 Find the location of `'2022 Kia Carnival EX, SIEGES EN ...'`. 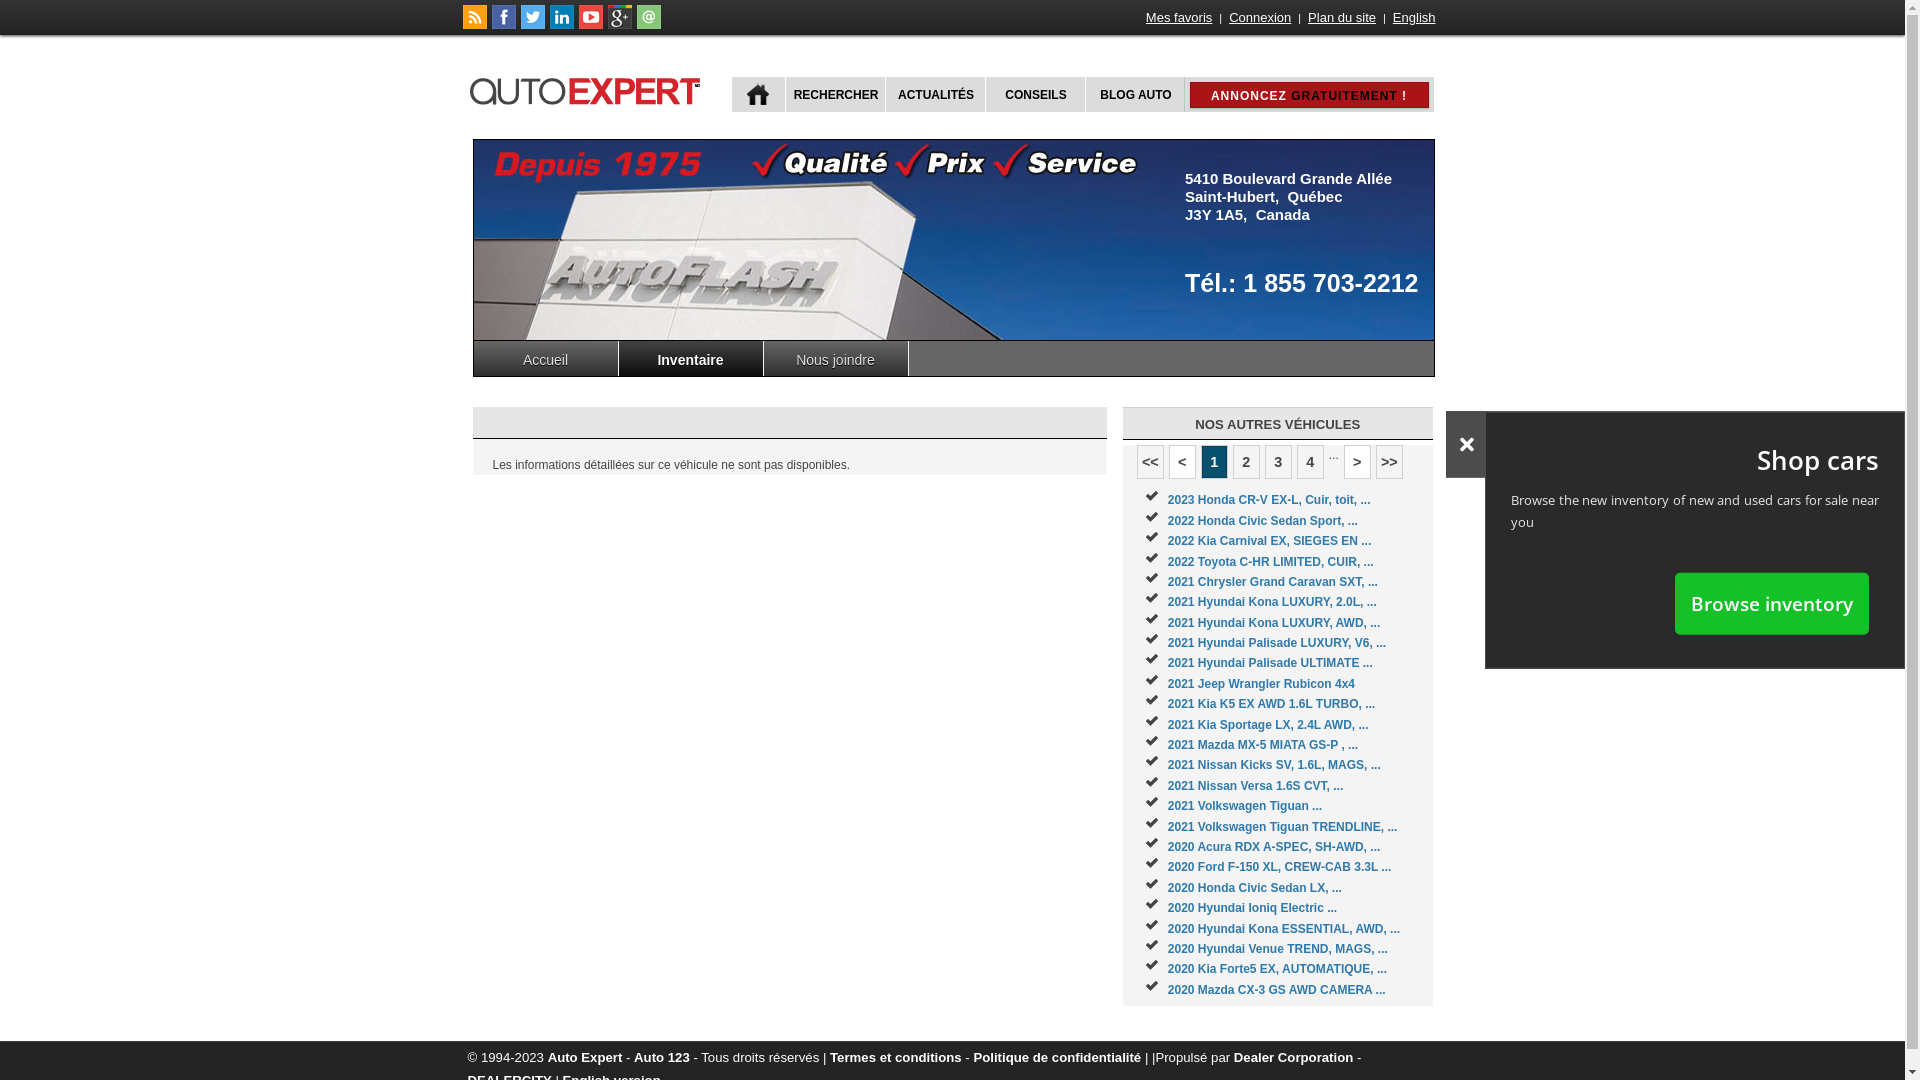

'2022 Kia Carnival EX, SIEGES EN ...' is located at coordinates (1167, 540).